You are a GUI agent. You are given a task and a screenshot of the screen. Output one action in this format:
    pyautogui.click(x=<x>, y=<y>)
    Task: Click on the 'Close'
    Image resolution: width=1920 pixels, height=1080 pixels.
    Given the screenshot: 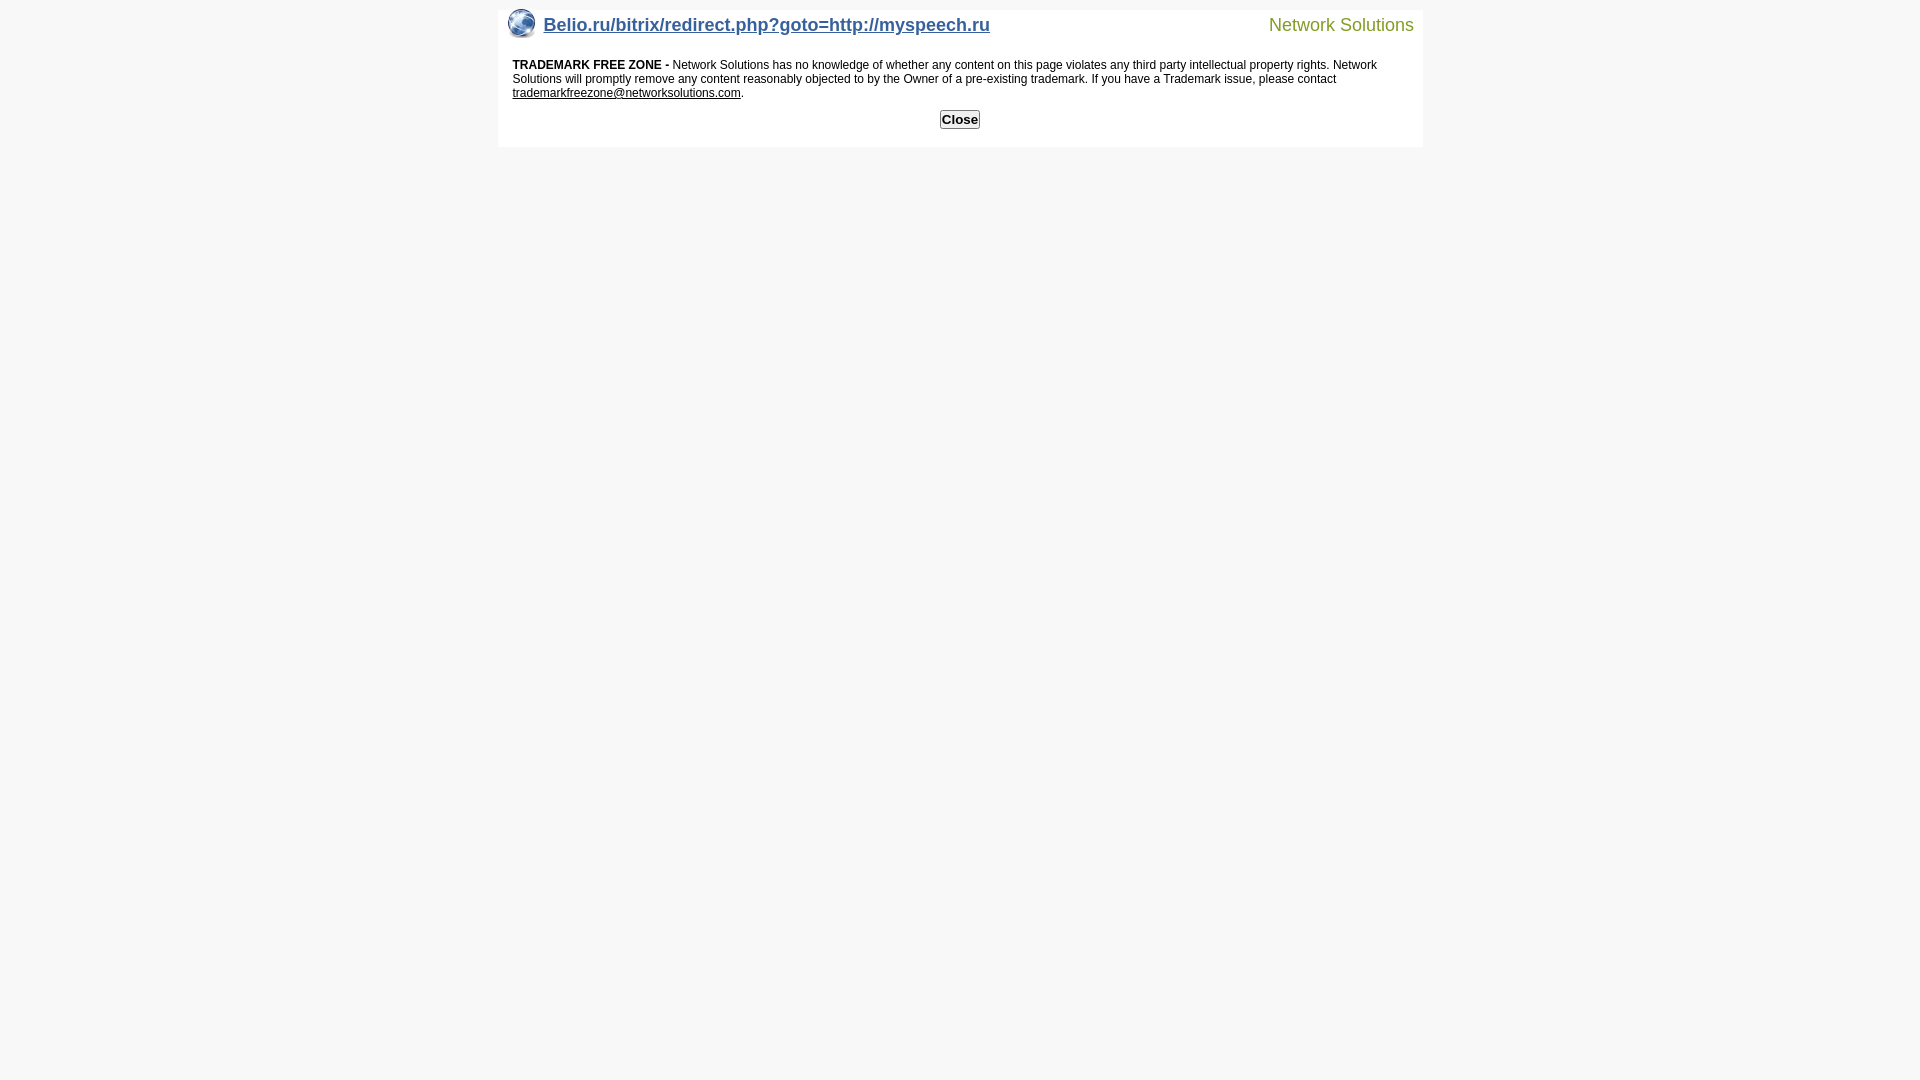 What is the action you would take?
    pyautogui.click(x=960, y=119)
    